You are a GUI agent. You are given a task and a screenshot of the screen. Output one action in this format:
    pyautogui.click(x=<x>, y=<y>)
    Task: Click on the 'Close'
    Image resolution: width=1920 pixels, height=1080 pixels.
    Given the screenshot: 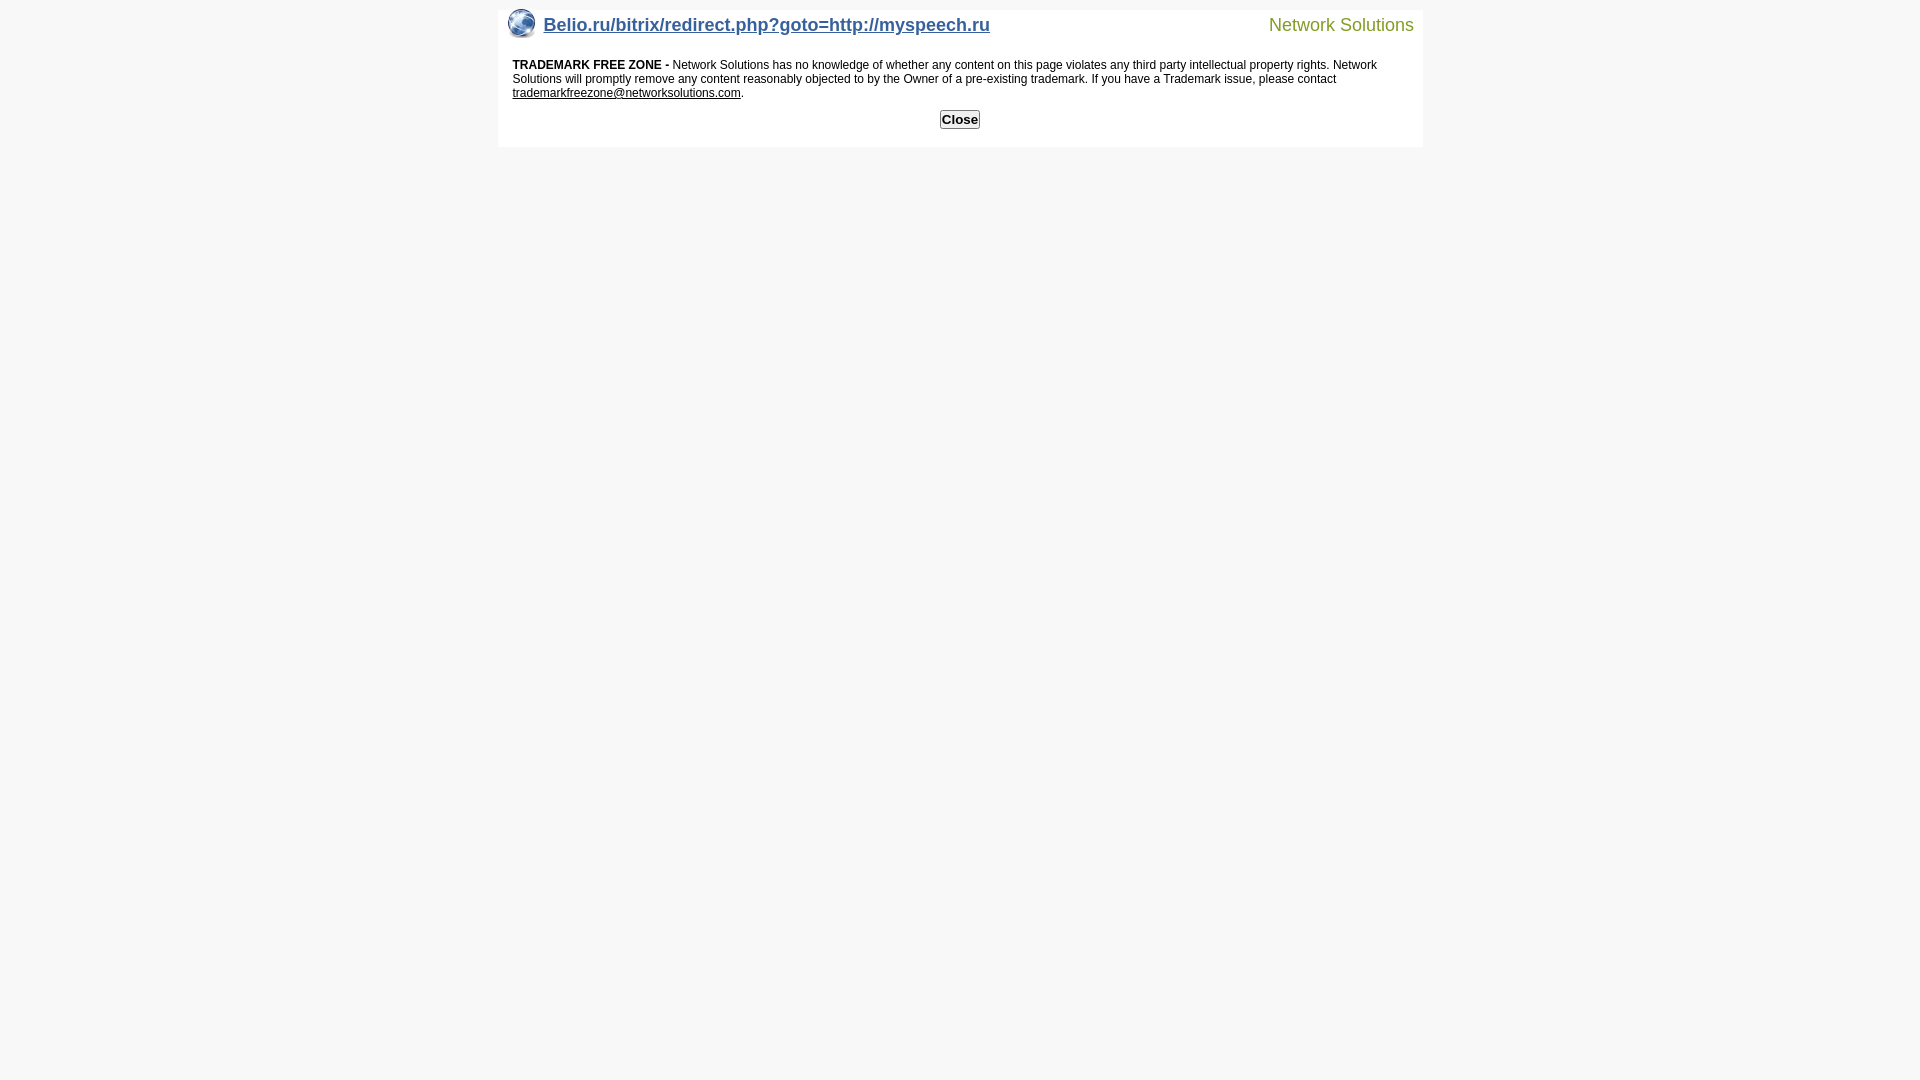 What is the action you would take?
    pyautogui.click(x=960, y=119)
    